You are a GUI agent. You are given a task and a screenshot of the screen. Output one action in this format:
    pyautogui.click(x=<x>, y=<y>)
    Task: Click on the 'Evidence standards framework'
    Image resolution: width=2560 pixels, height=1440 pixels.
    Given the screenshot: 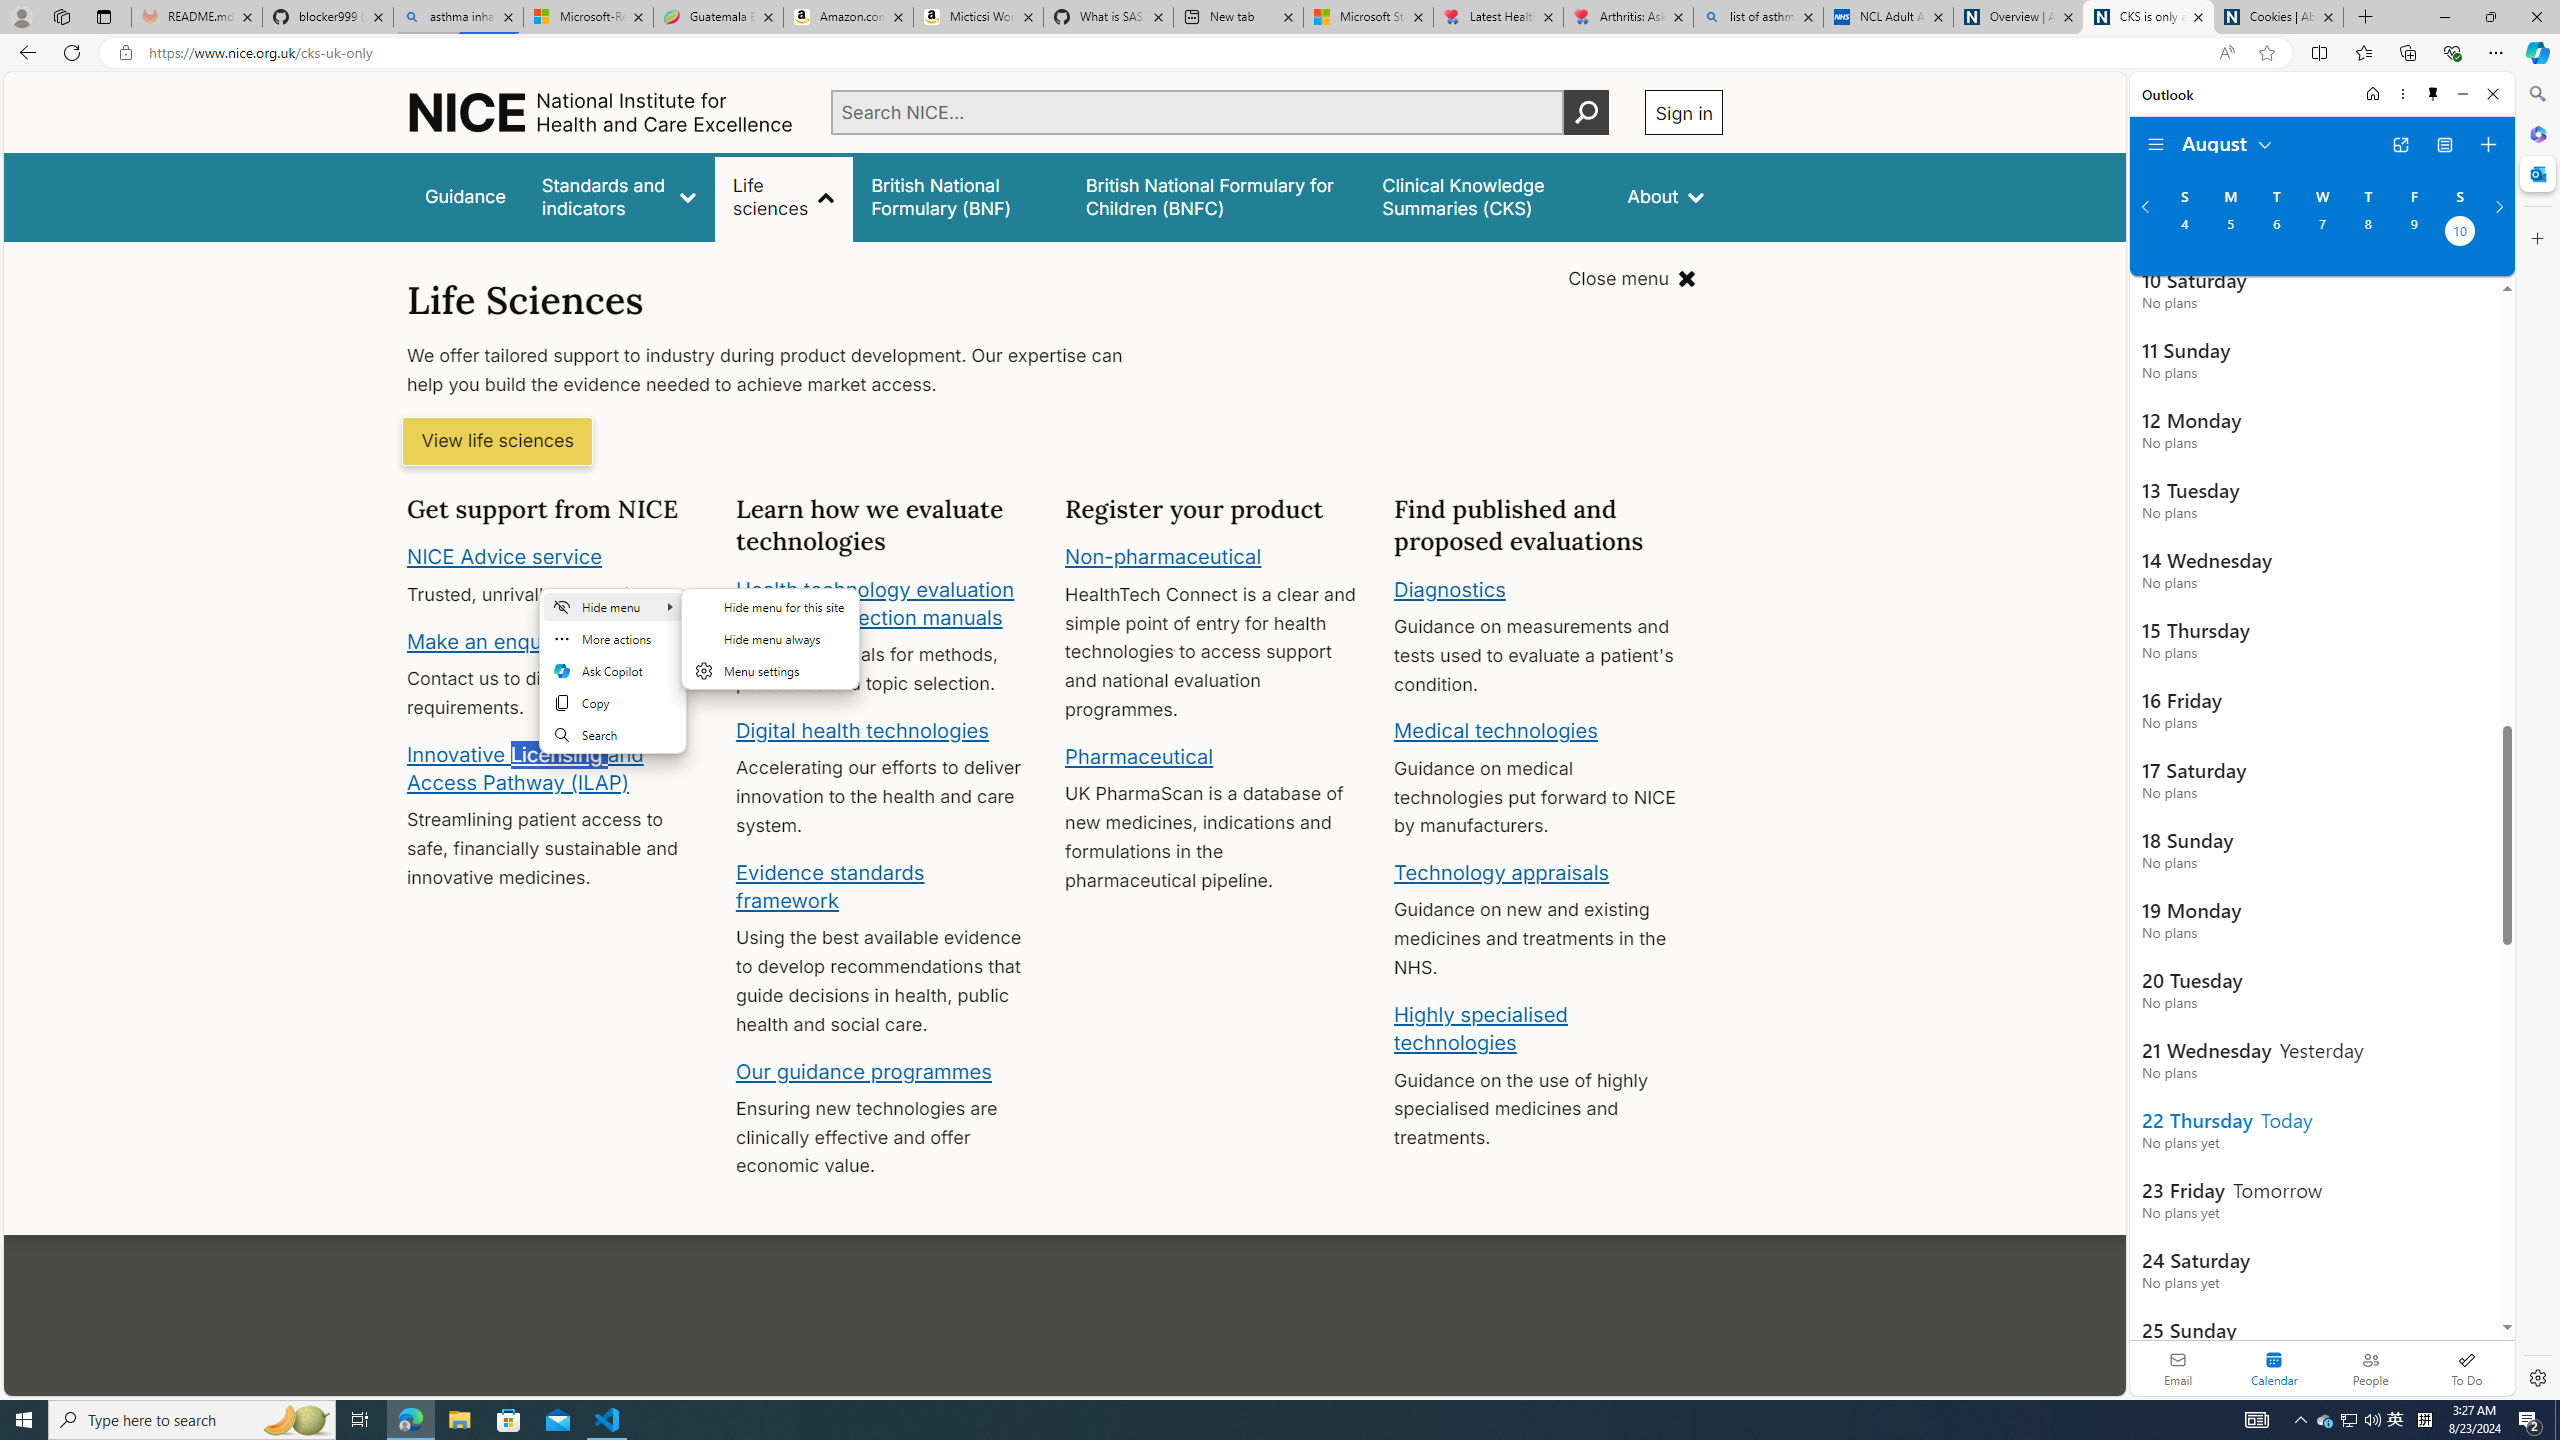 What is the action you would take?
    pyautogui.click(x=828, y=885)
    